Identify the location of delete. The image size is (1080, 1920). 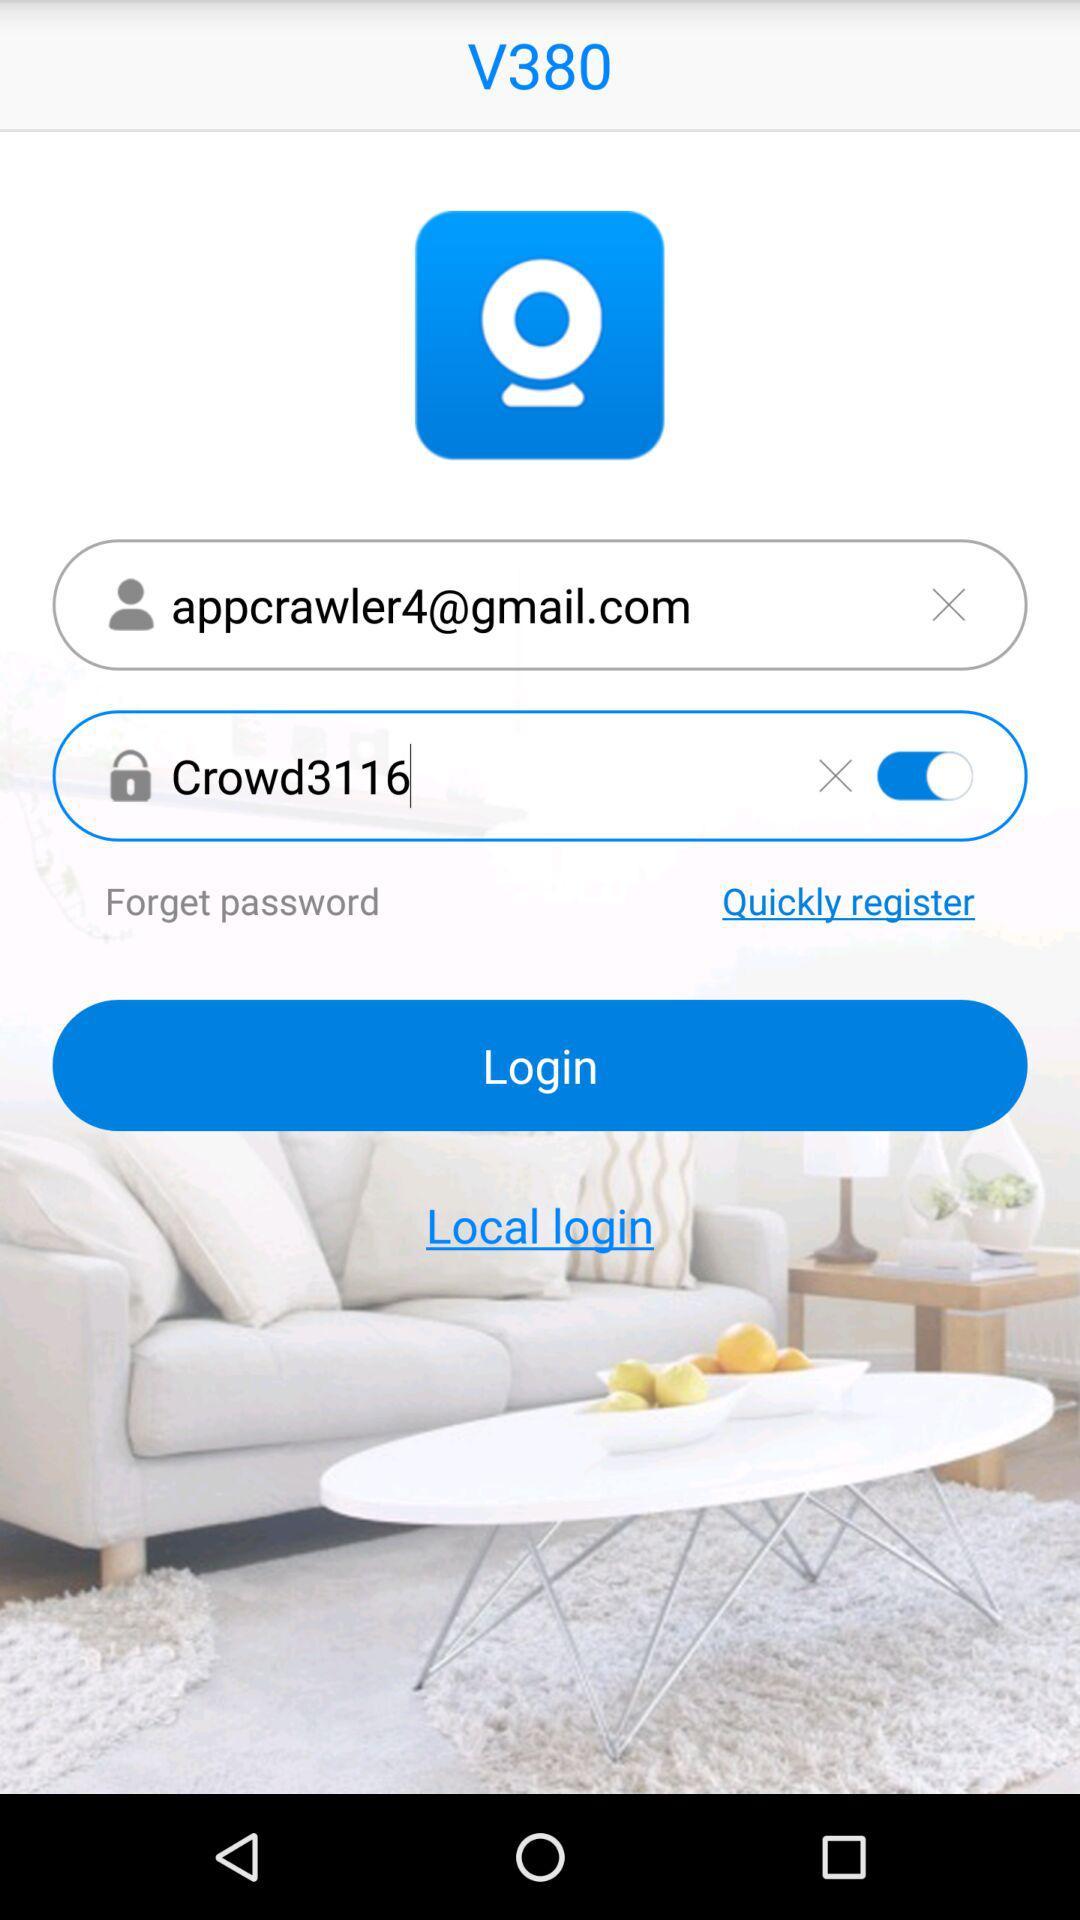
(835, 774).